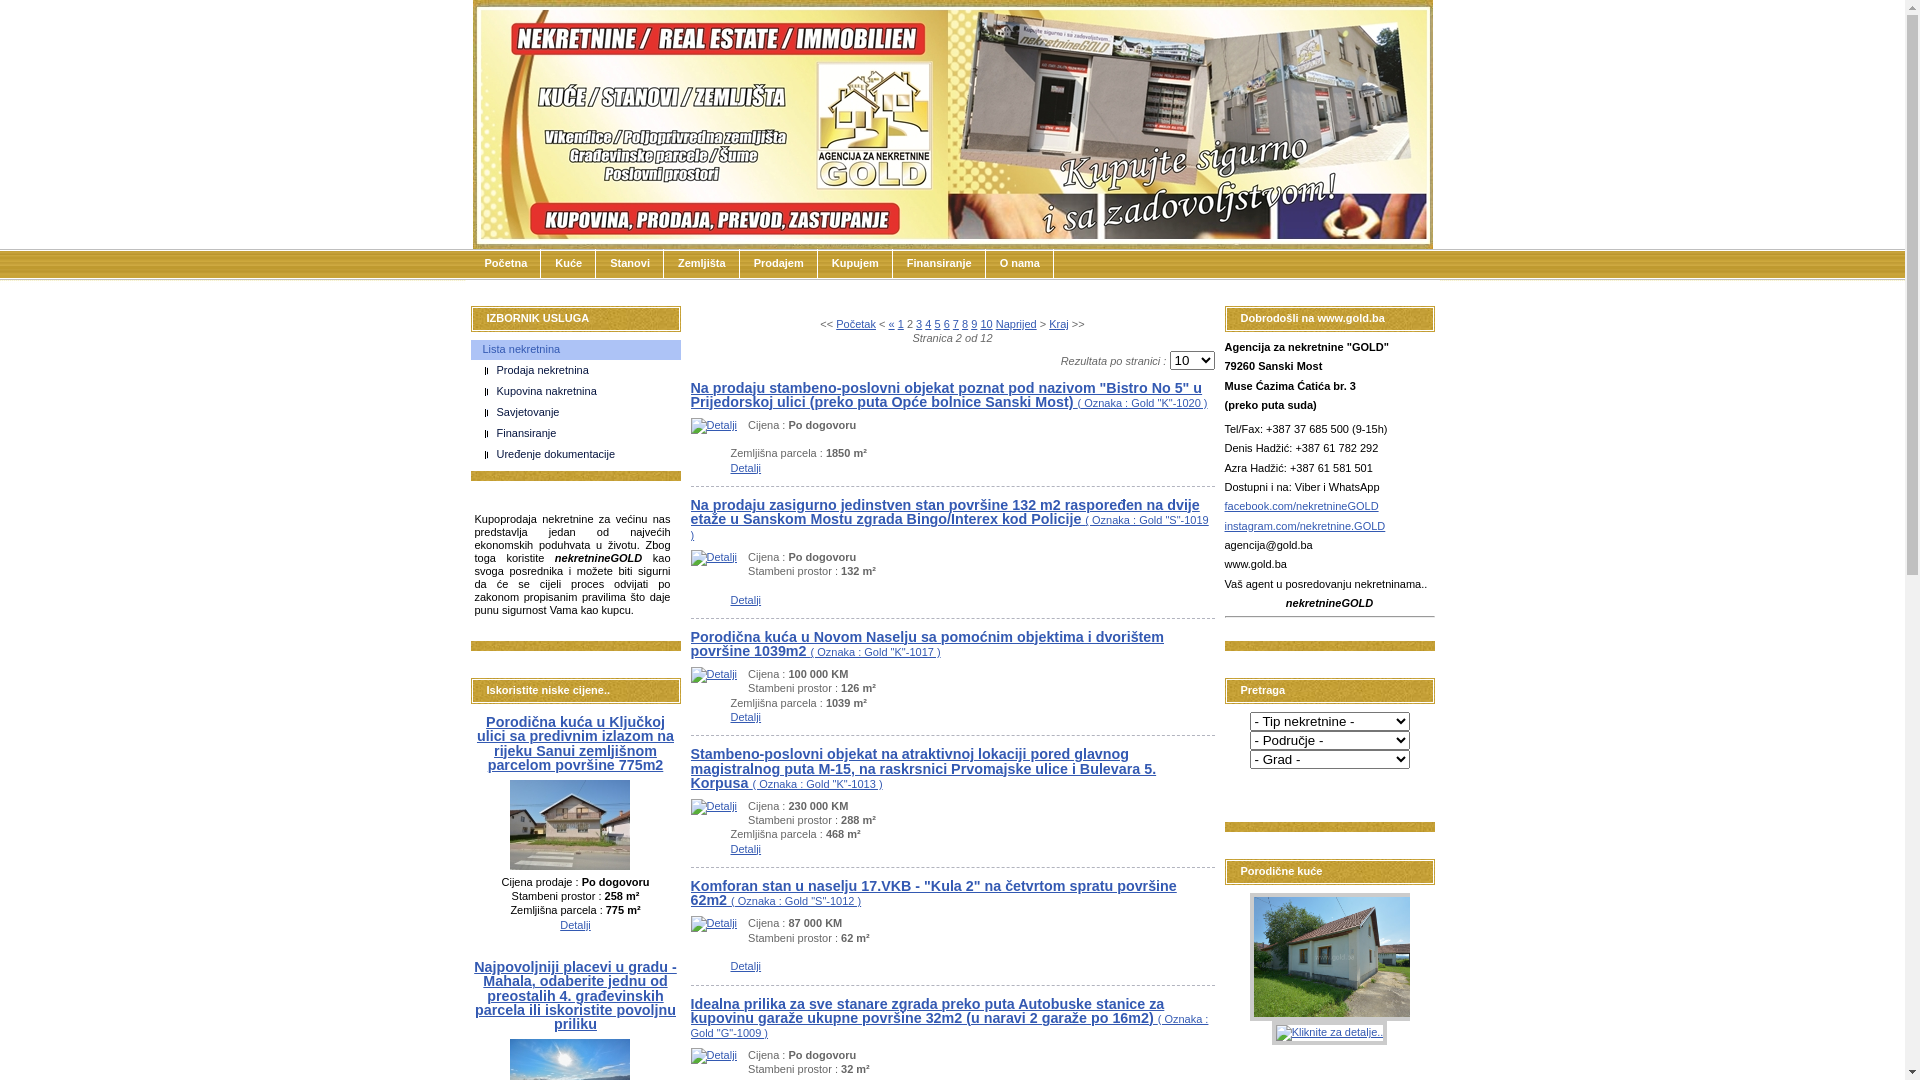 The image size is (1920, 1080). Describe the element at coordinates (580, 392) in the screenshot. I see `'Kupovina nakretnina'` at that location.